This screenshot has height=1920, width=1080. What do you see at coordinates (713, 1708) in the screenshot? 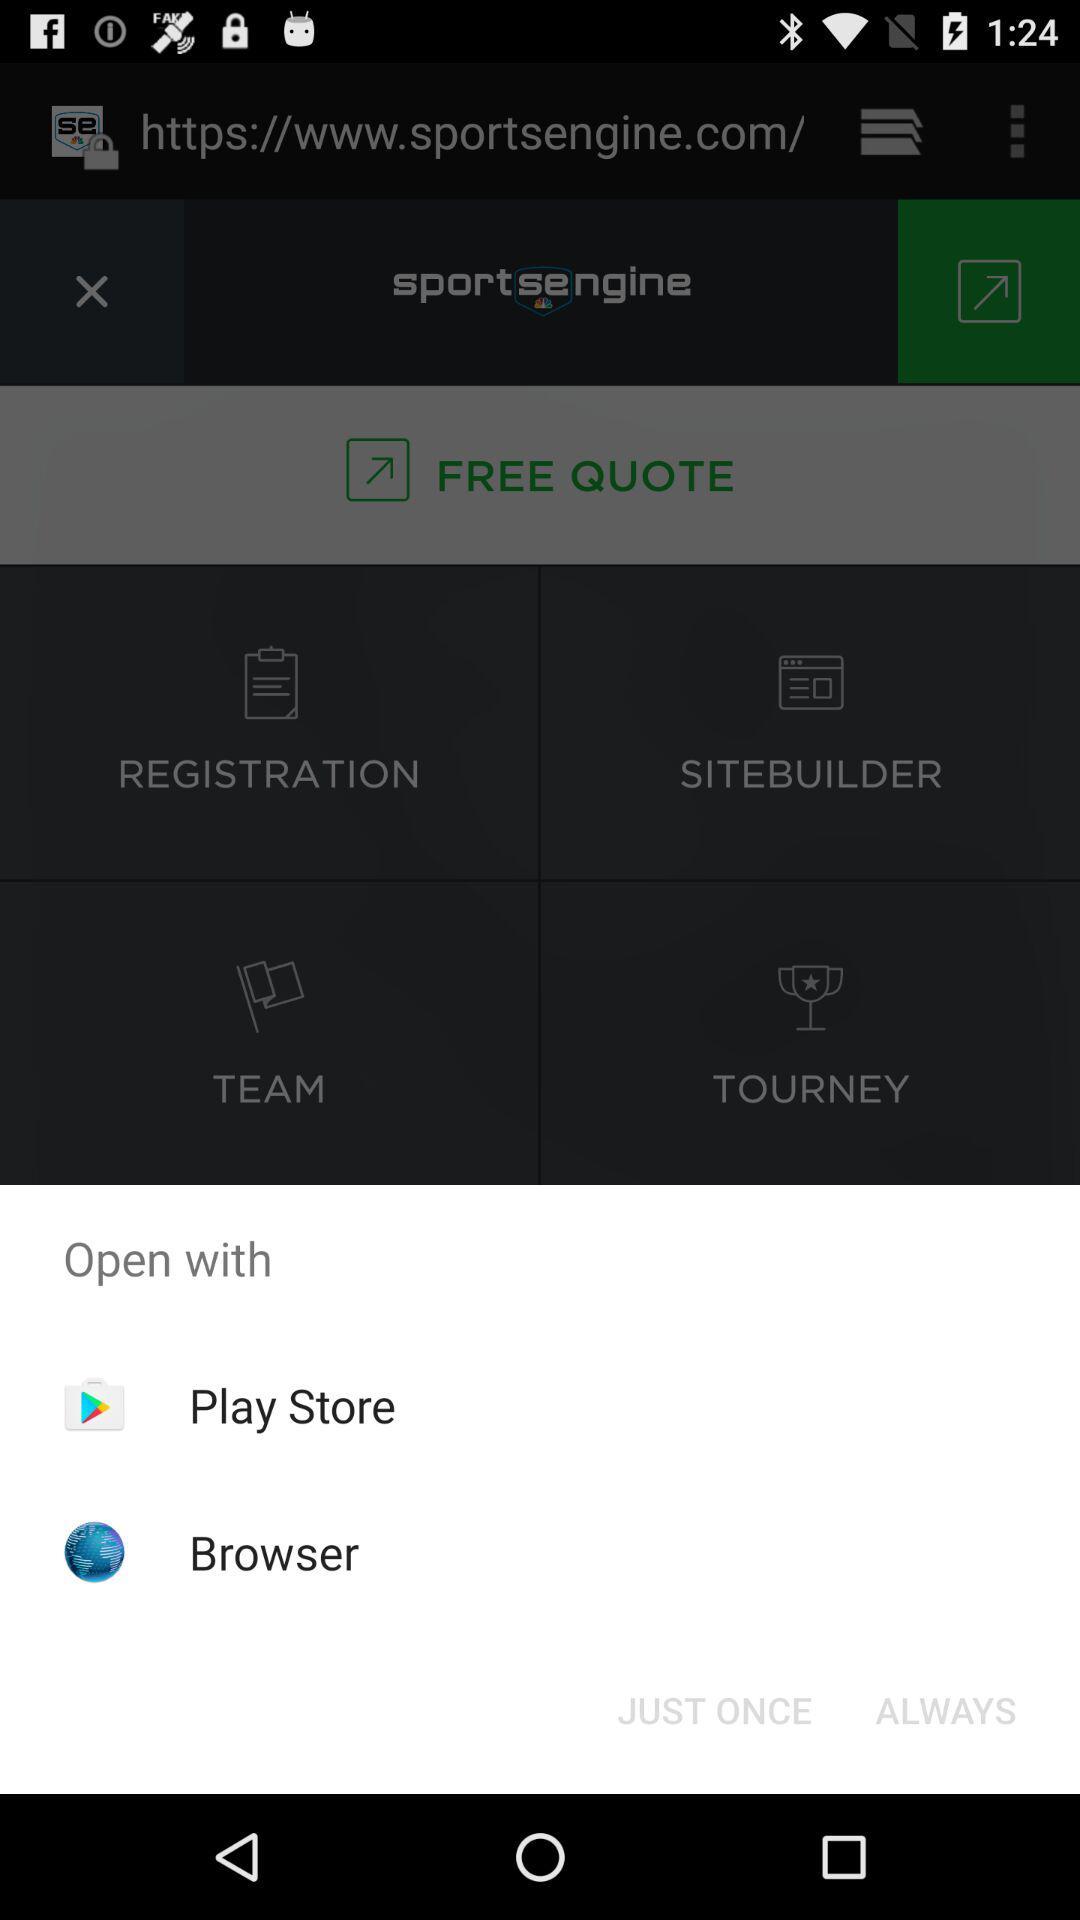
I see `the button to the left of the always icon` at bounding box center [713, 1708].